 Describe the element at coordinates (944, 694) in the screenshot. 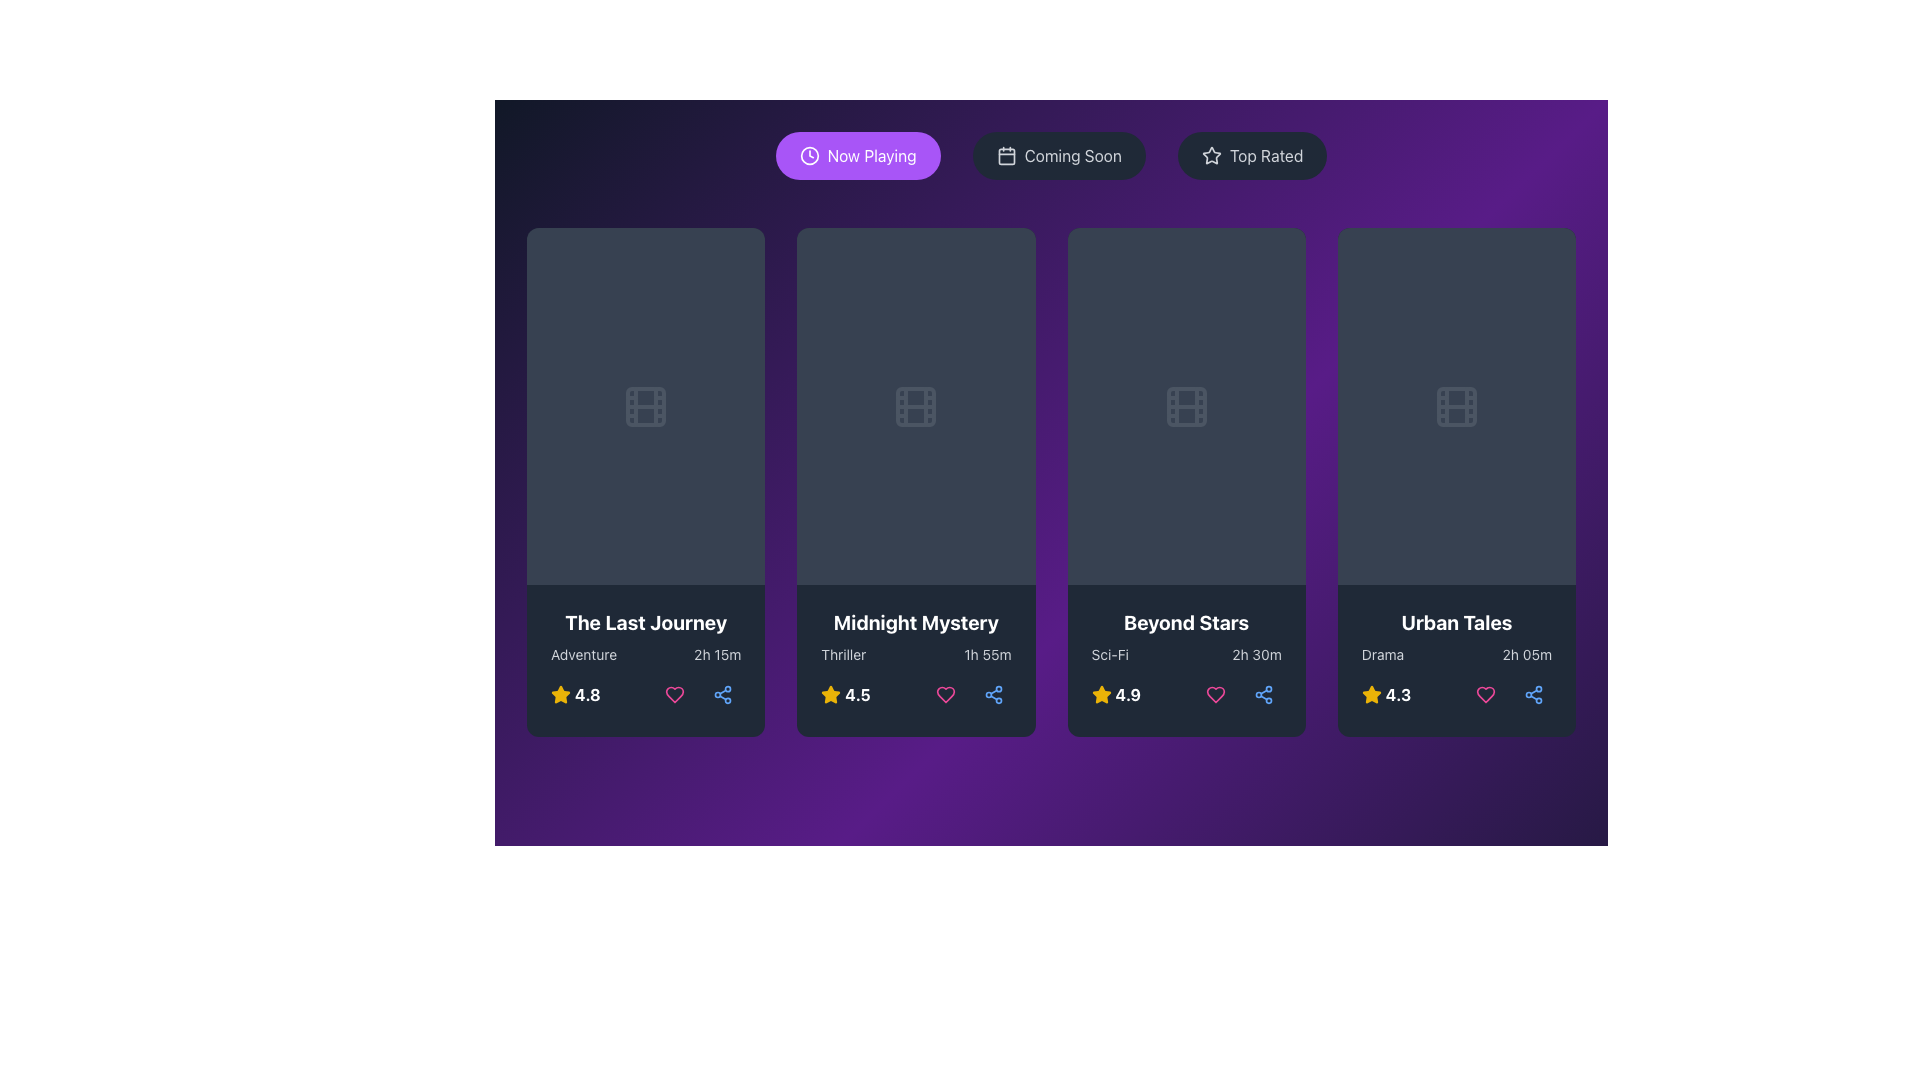

I see `the 'like' or 'favorite' button, which is the second item in the horizontal row of icons below the movie card titled 'Midnight Mystery'` at that location.